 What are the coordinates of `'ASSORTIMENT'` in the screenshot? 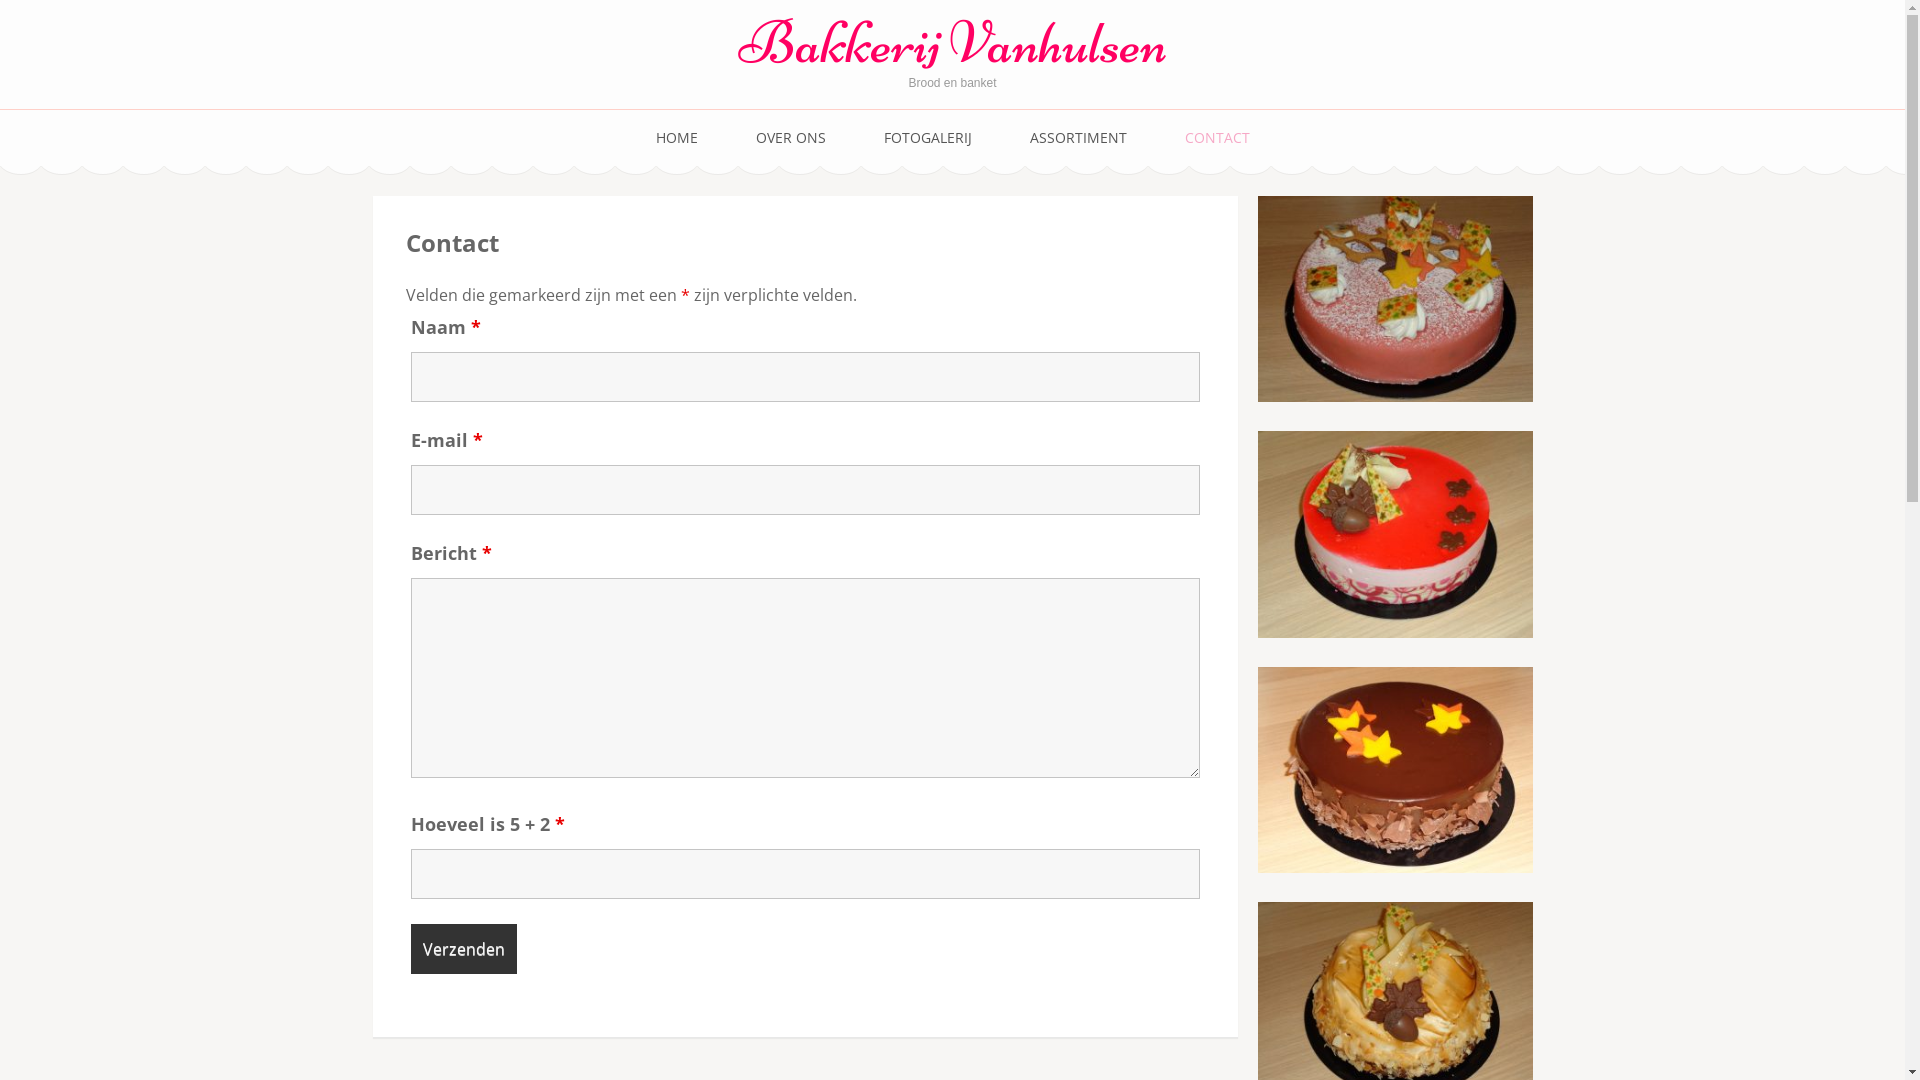 It's located at (1077, 137).